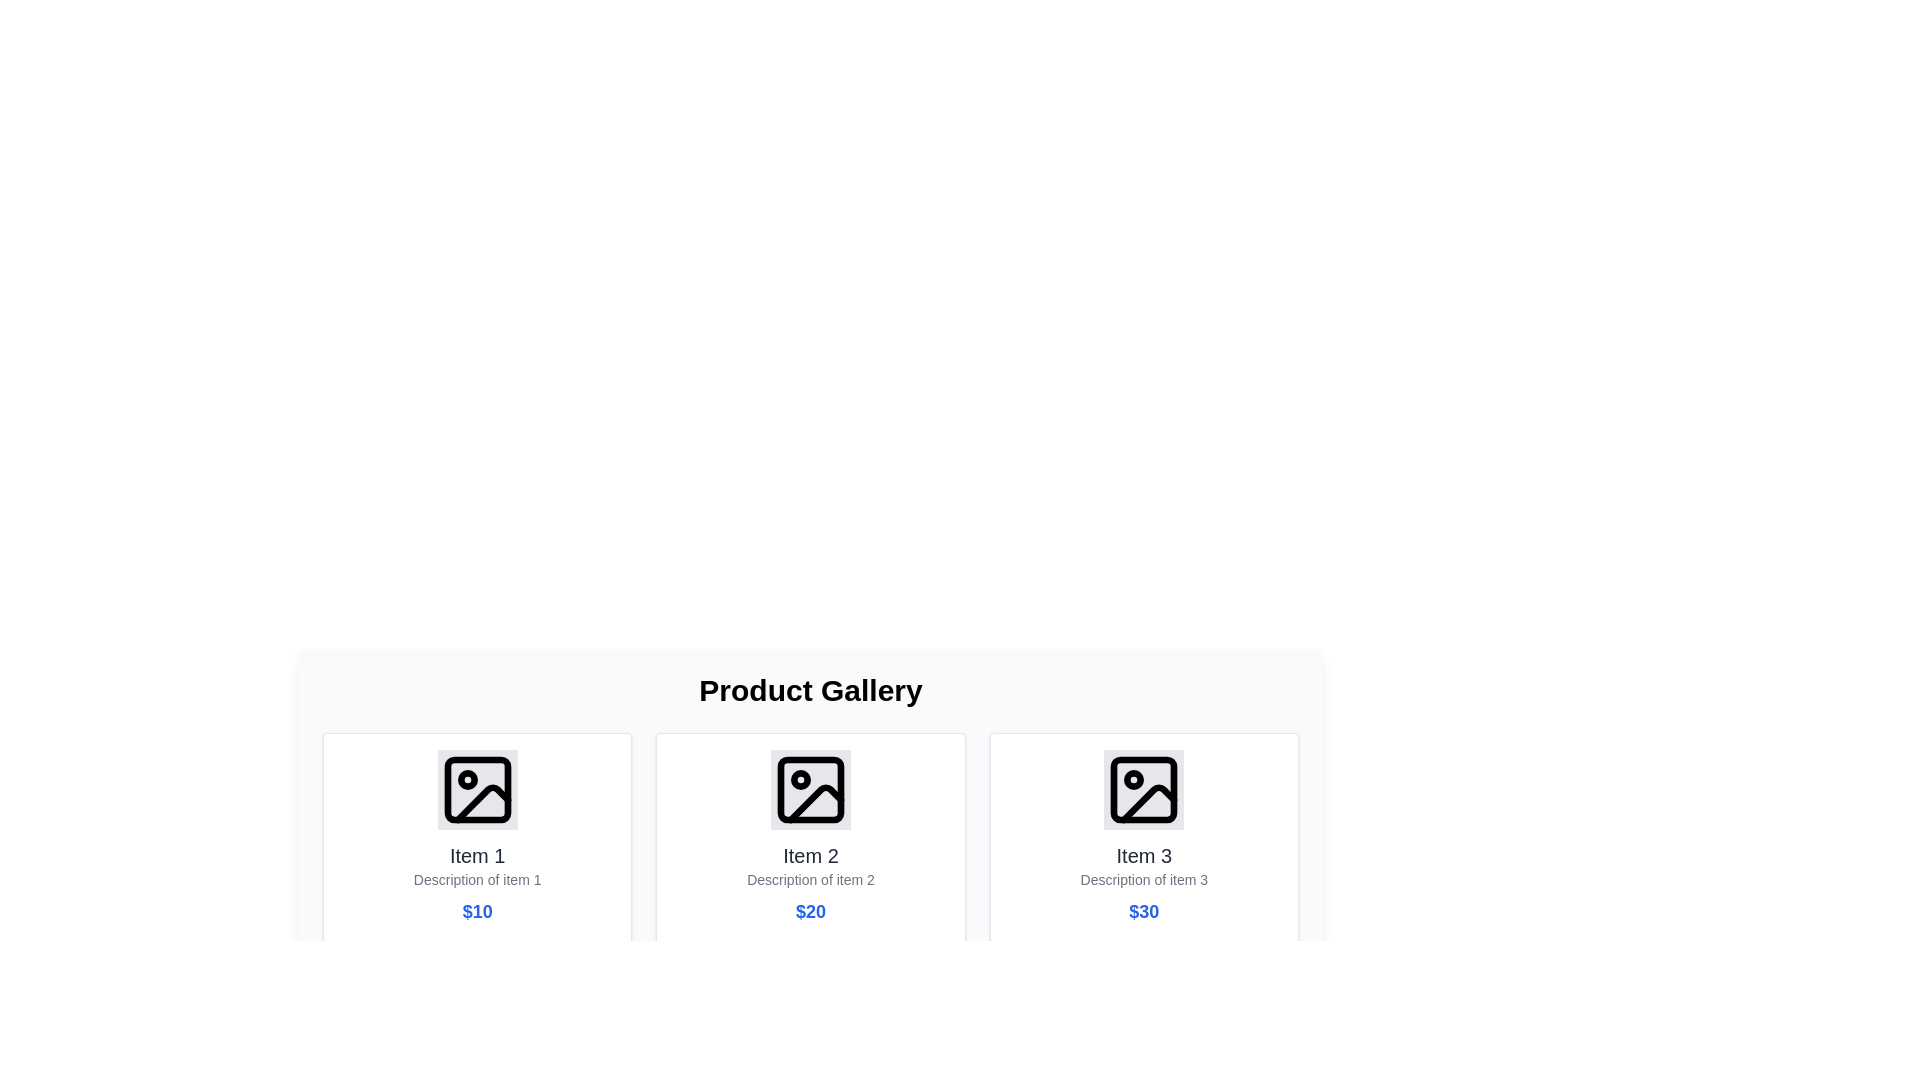  What do you see at coordinates (1144, 855) in the screenshot?
I see `the title text of the third product in the gallery to read the title` at bounding box center [1144, 855].